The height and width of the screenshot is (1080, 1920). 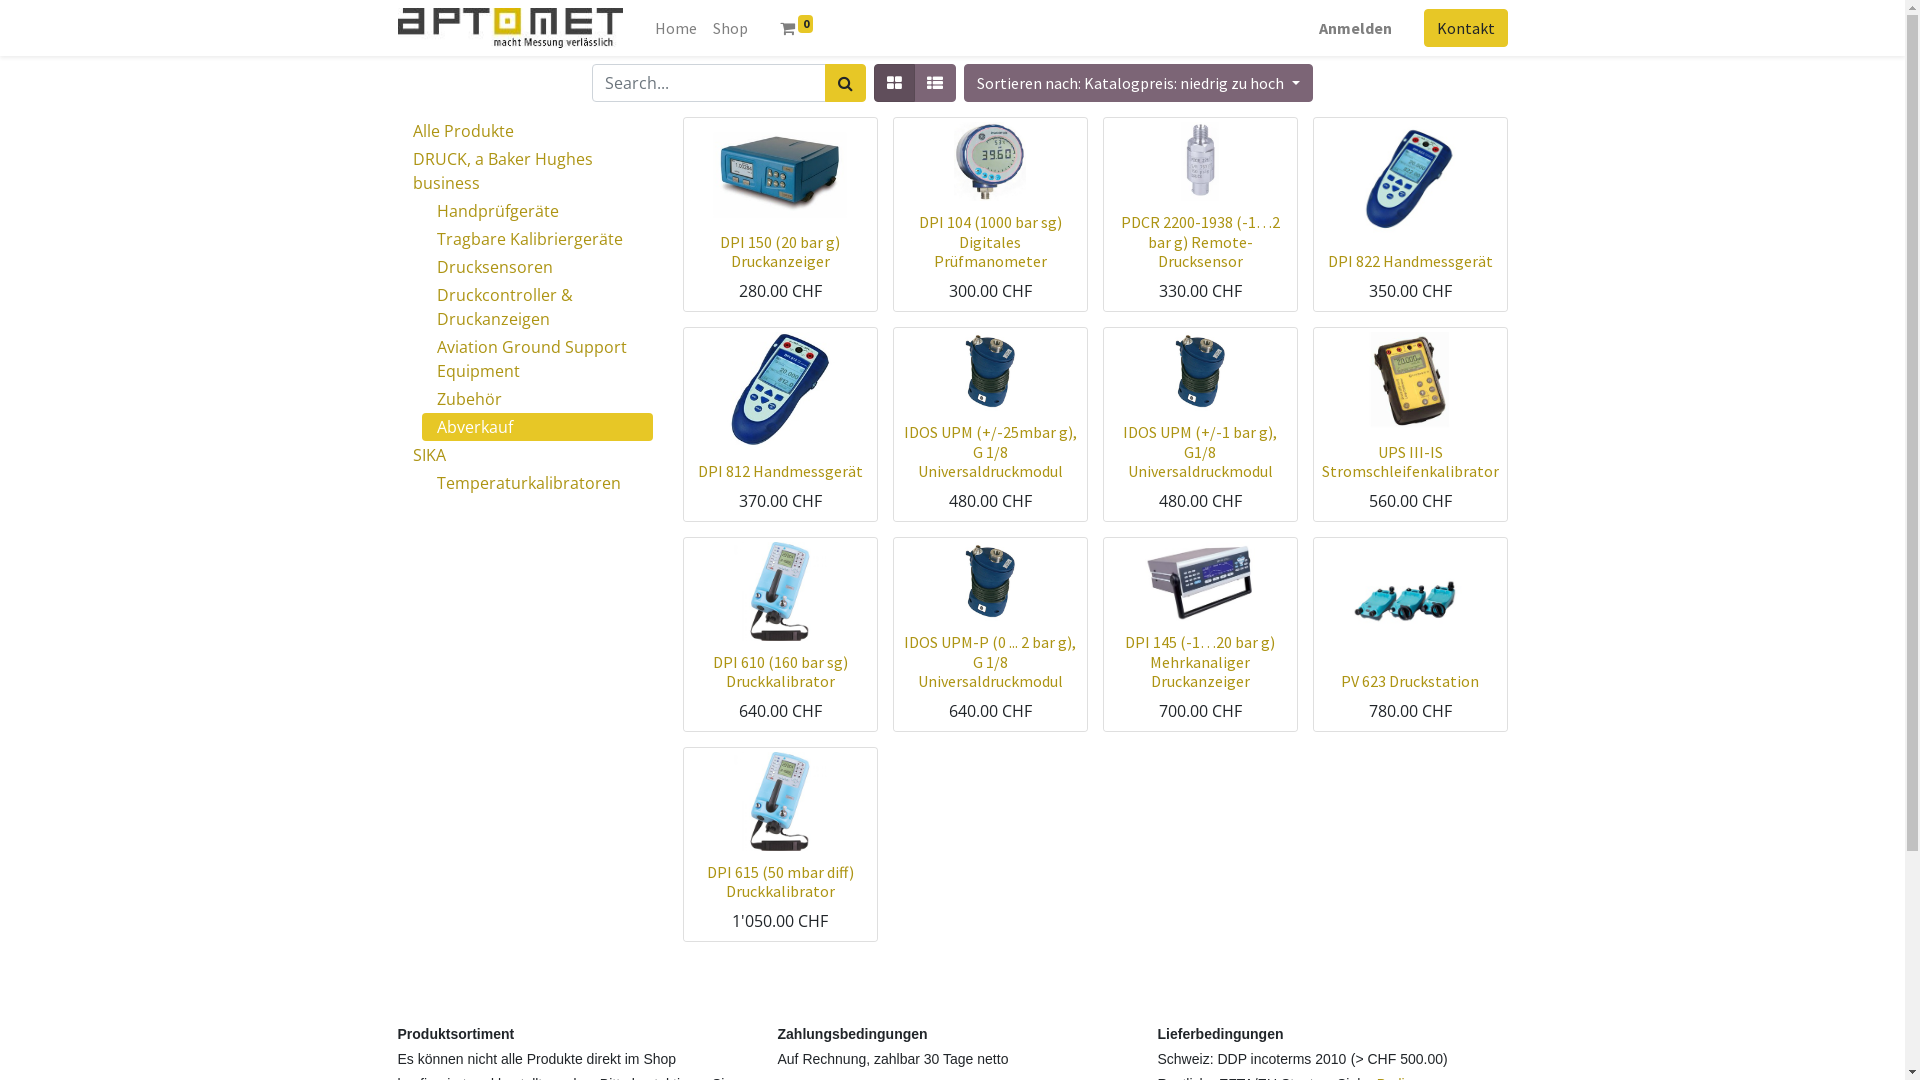 I want to click on 'Anmelden', so click(x=1354, y=27).